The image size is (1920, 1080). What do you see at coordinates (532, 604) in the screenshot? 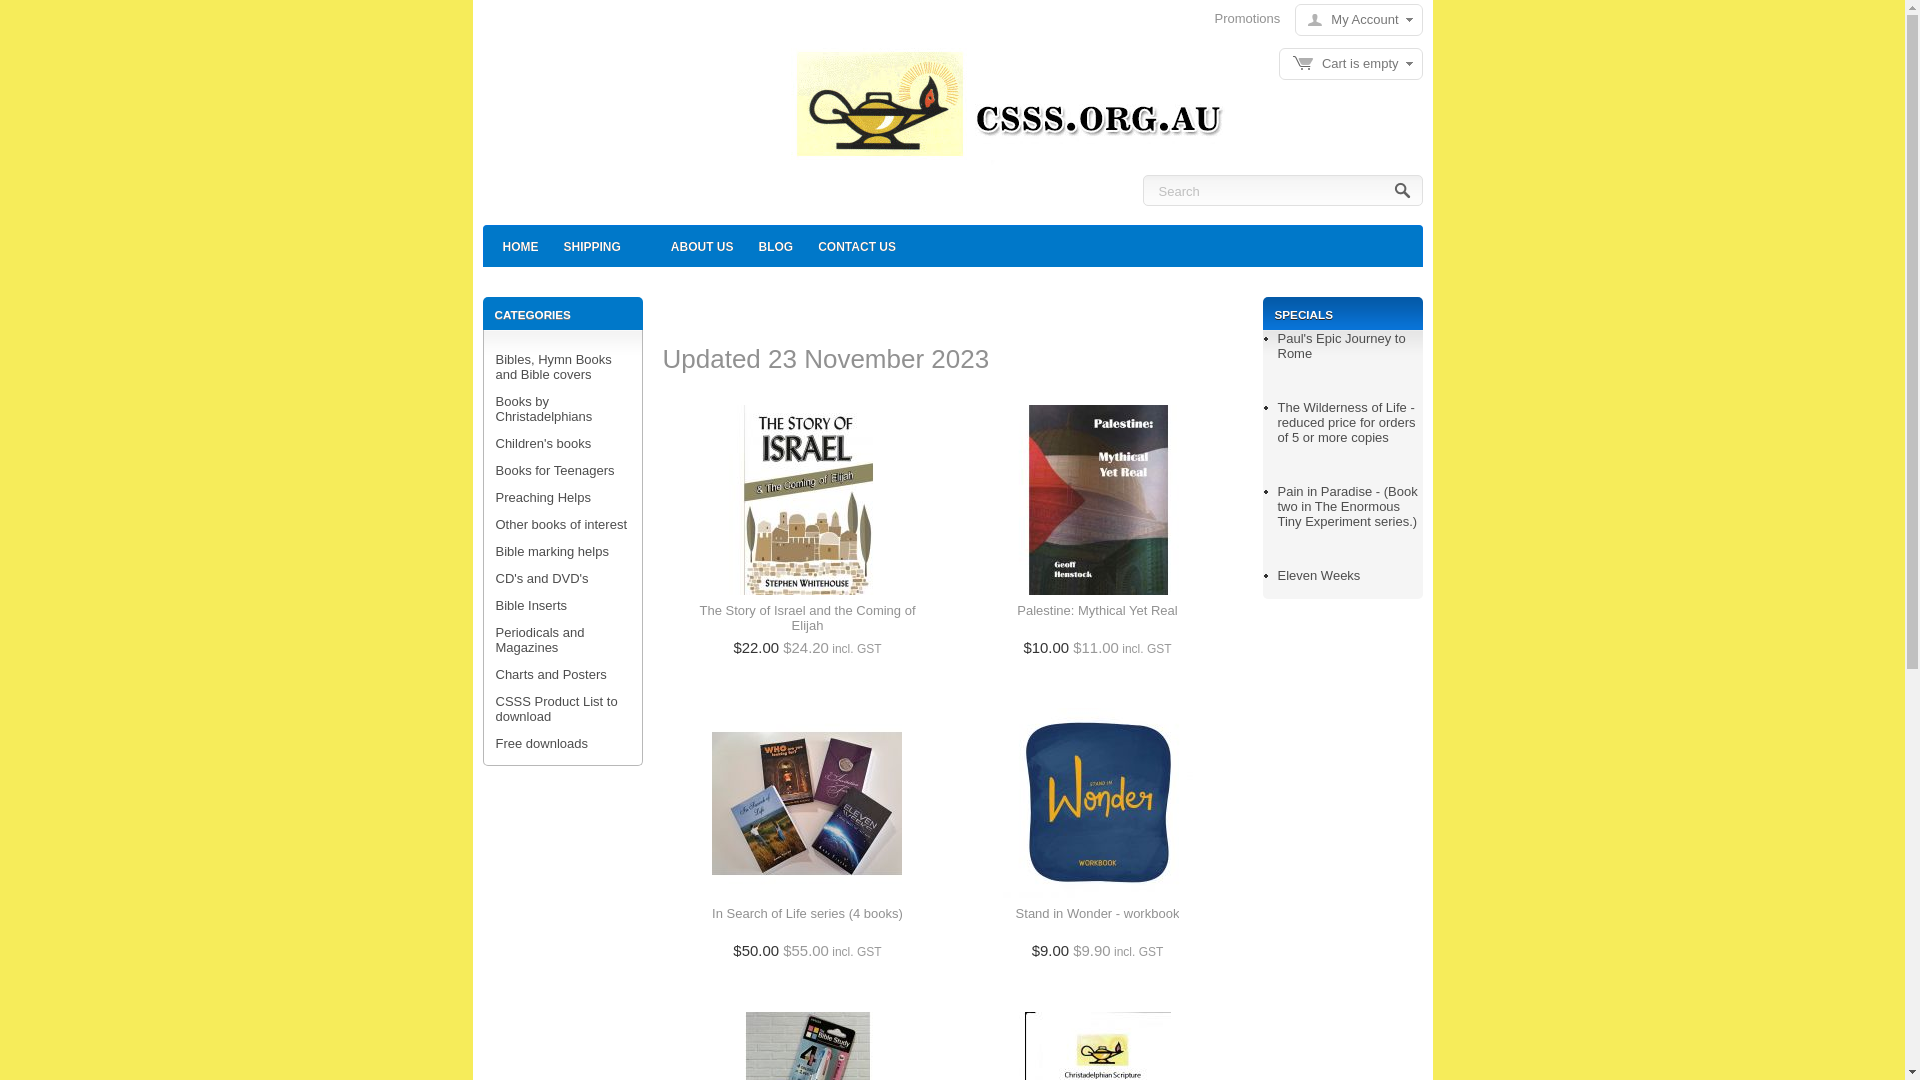
I see `'Bible Inserts'` at bounding box center [532, 604].